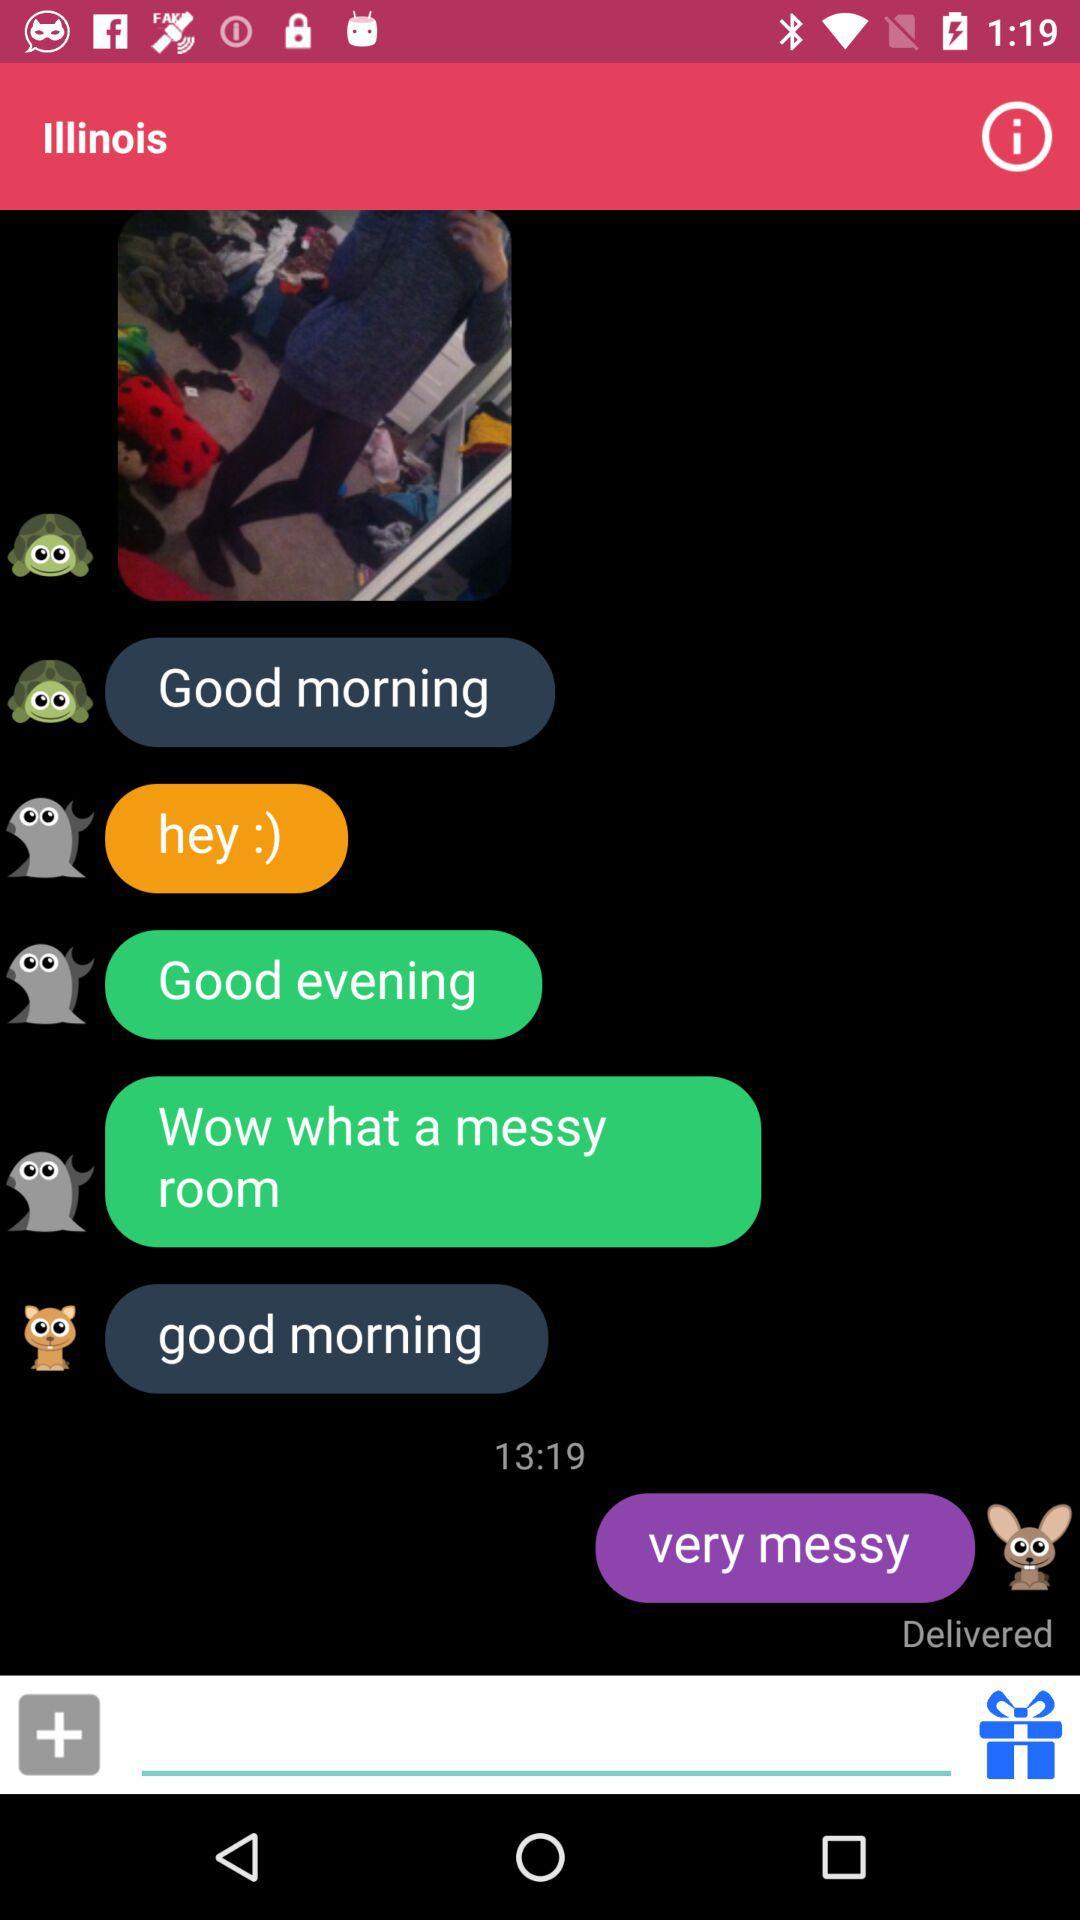 The height and width of the screenshot is (1920, 1080). I want to click on icon below 13:19 icon, so click(784, 1547).